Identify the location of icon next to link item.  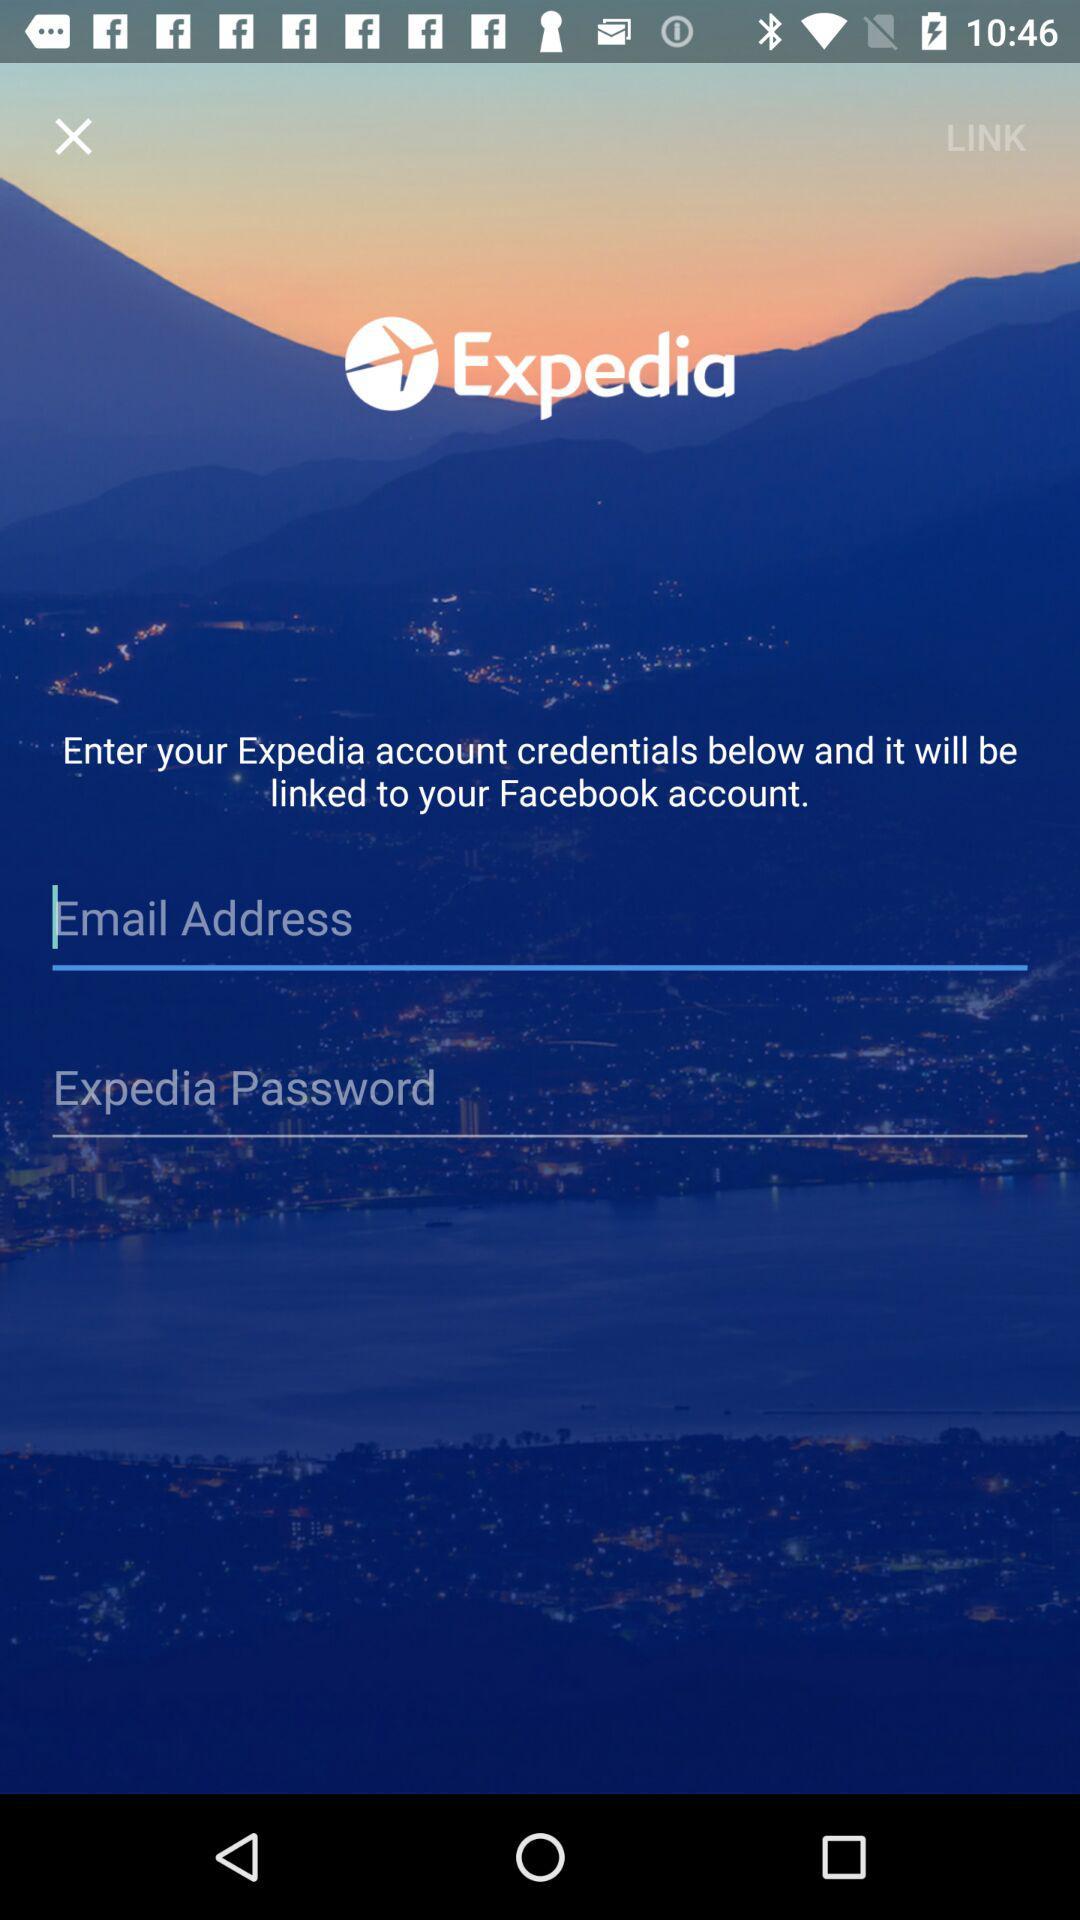
(72, 135).